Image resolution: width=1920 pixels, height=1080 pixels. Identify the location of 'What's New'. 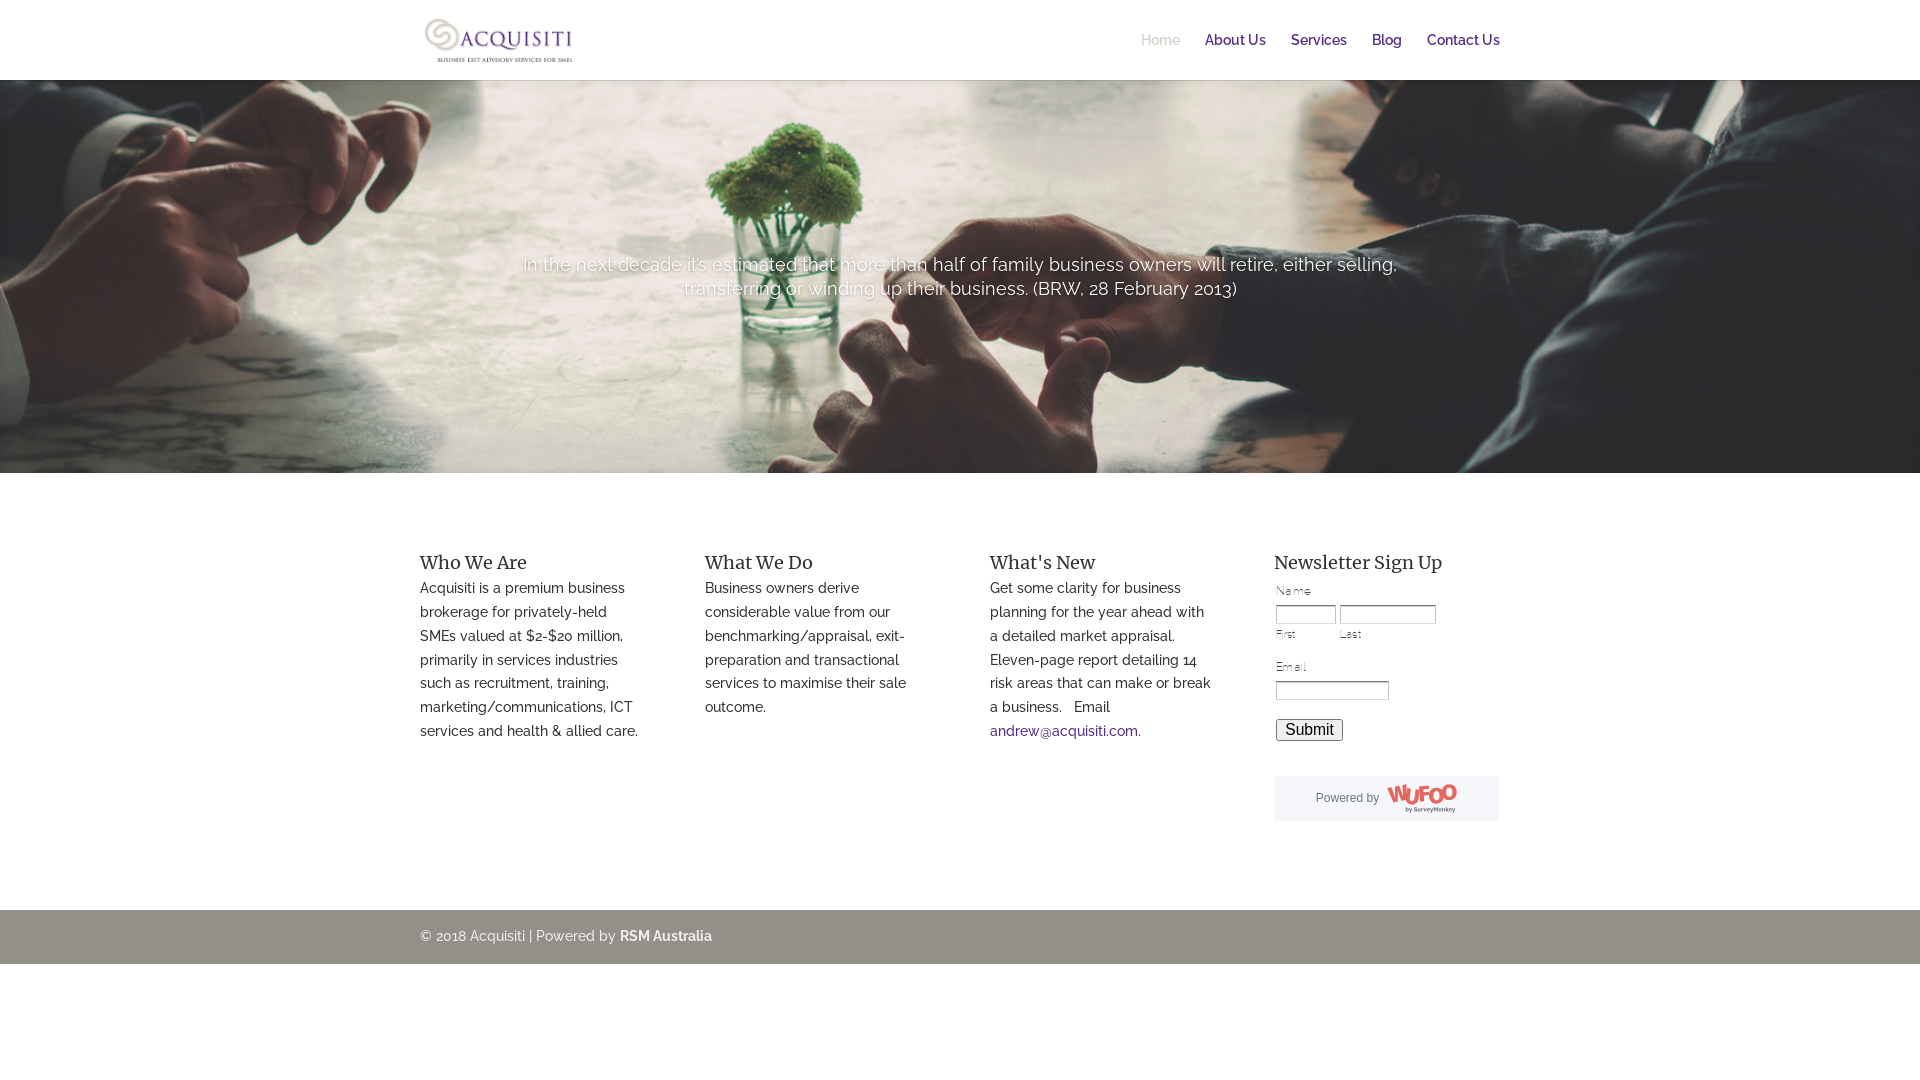
(989, 562).